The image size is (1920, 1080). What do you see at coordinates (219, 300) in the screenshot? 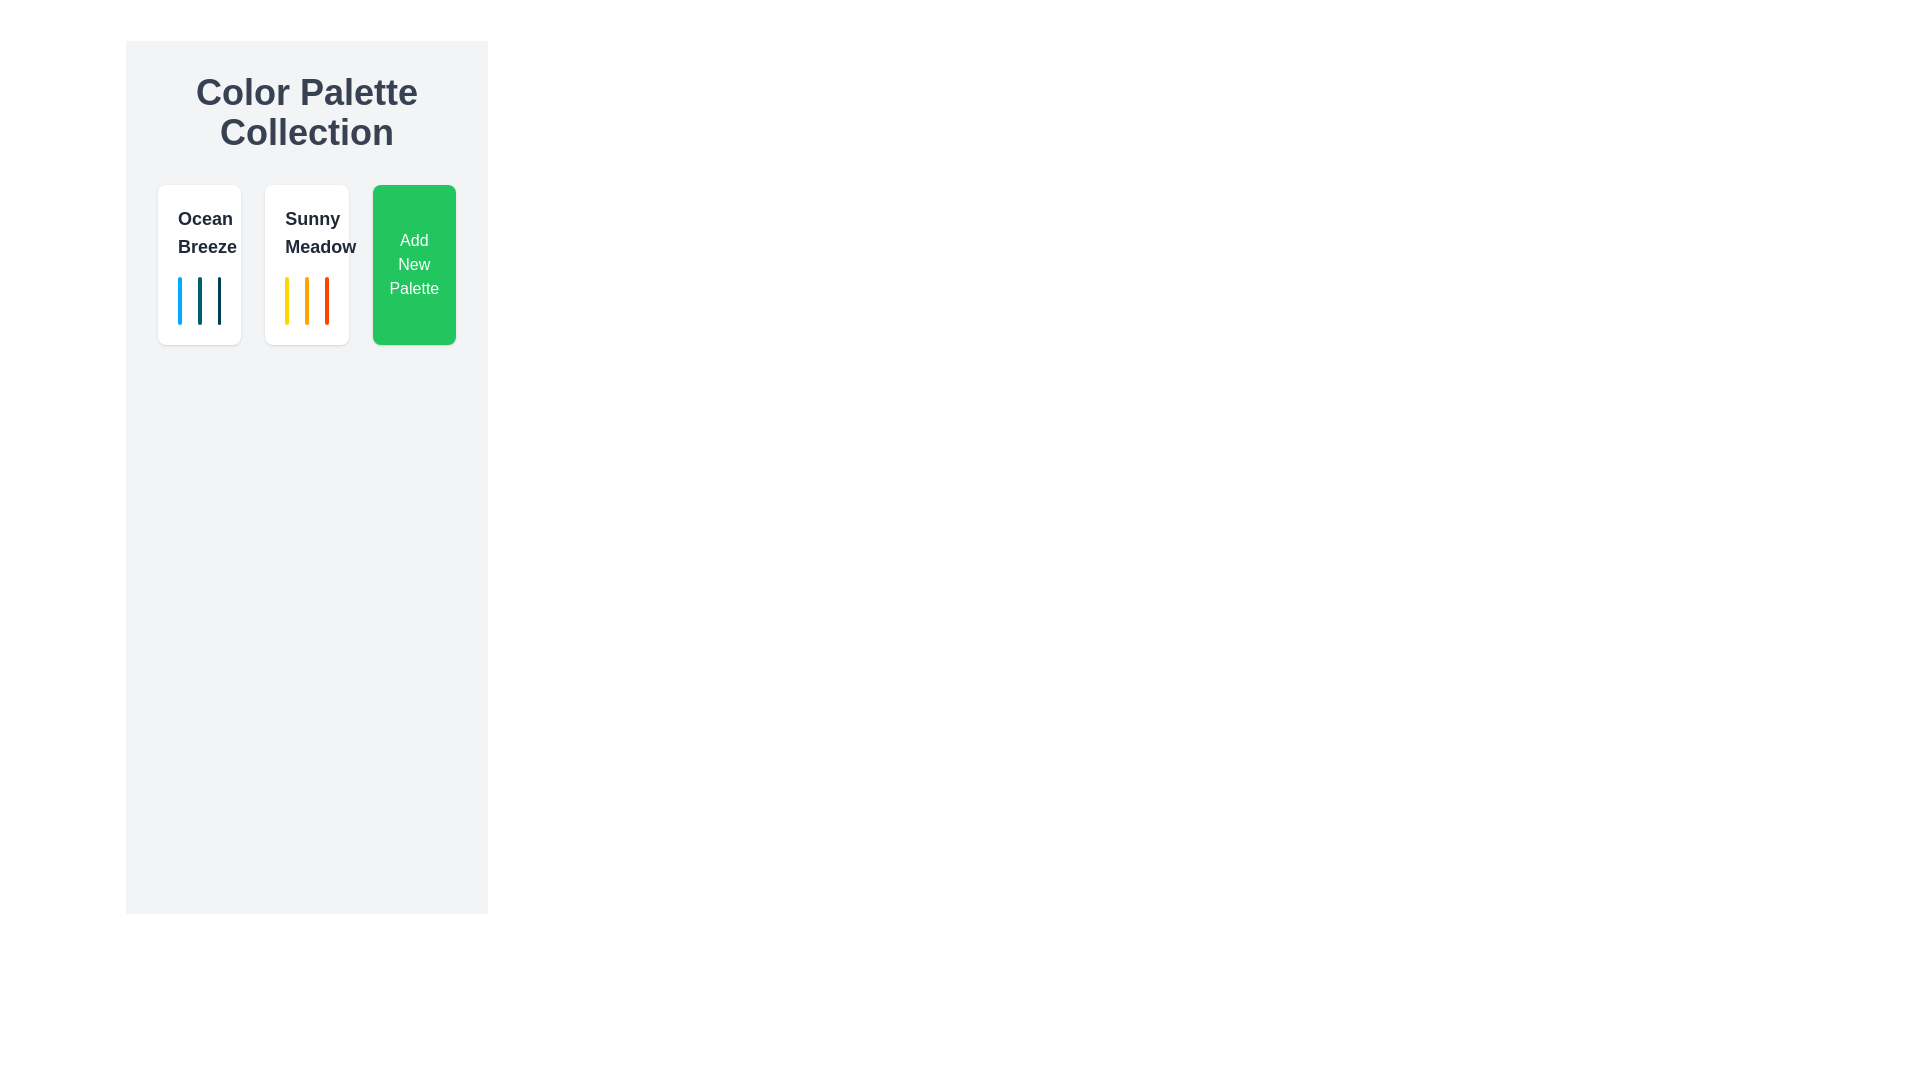
I see `the decorative graphical element that is the third and last in a group of three elements below the 'Sunny Meadow' palette` at bounding box center [219, 300].